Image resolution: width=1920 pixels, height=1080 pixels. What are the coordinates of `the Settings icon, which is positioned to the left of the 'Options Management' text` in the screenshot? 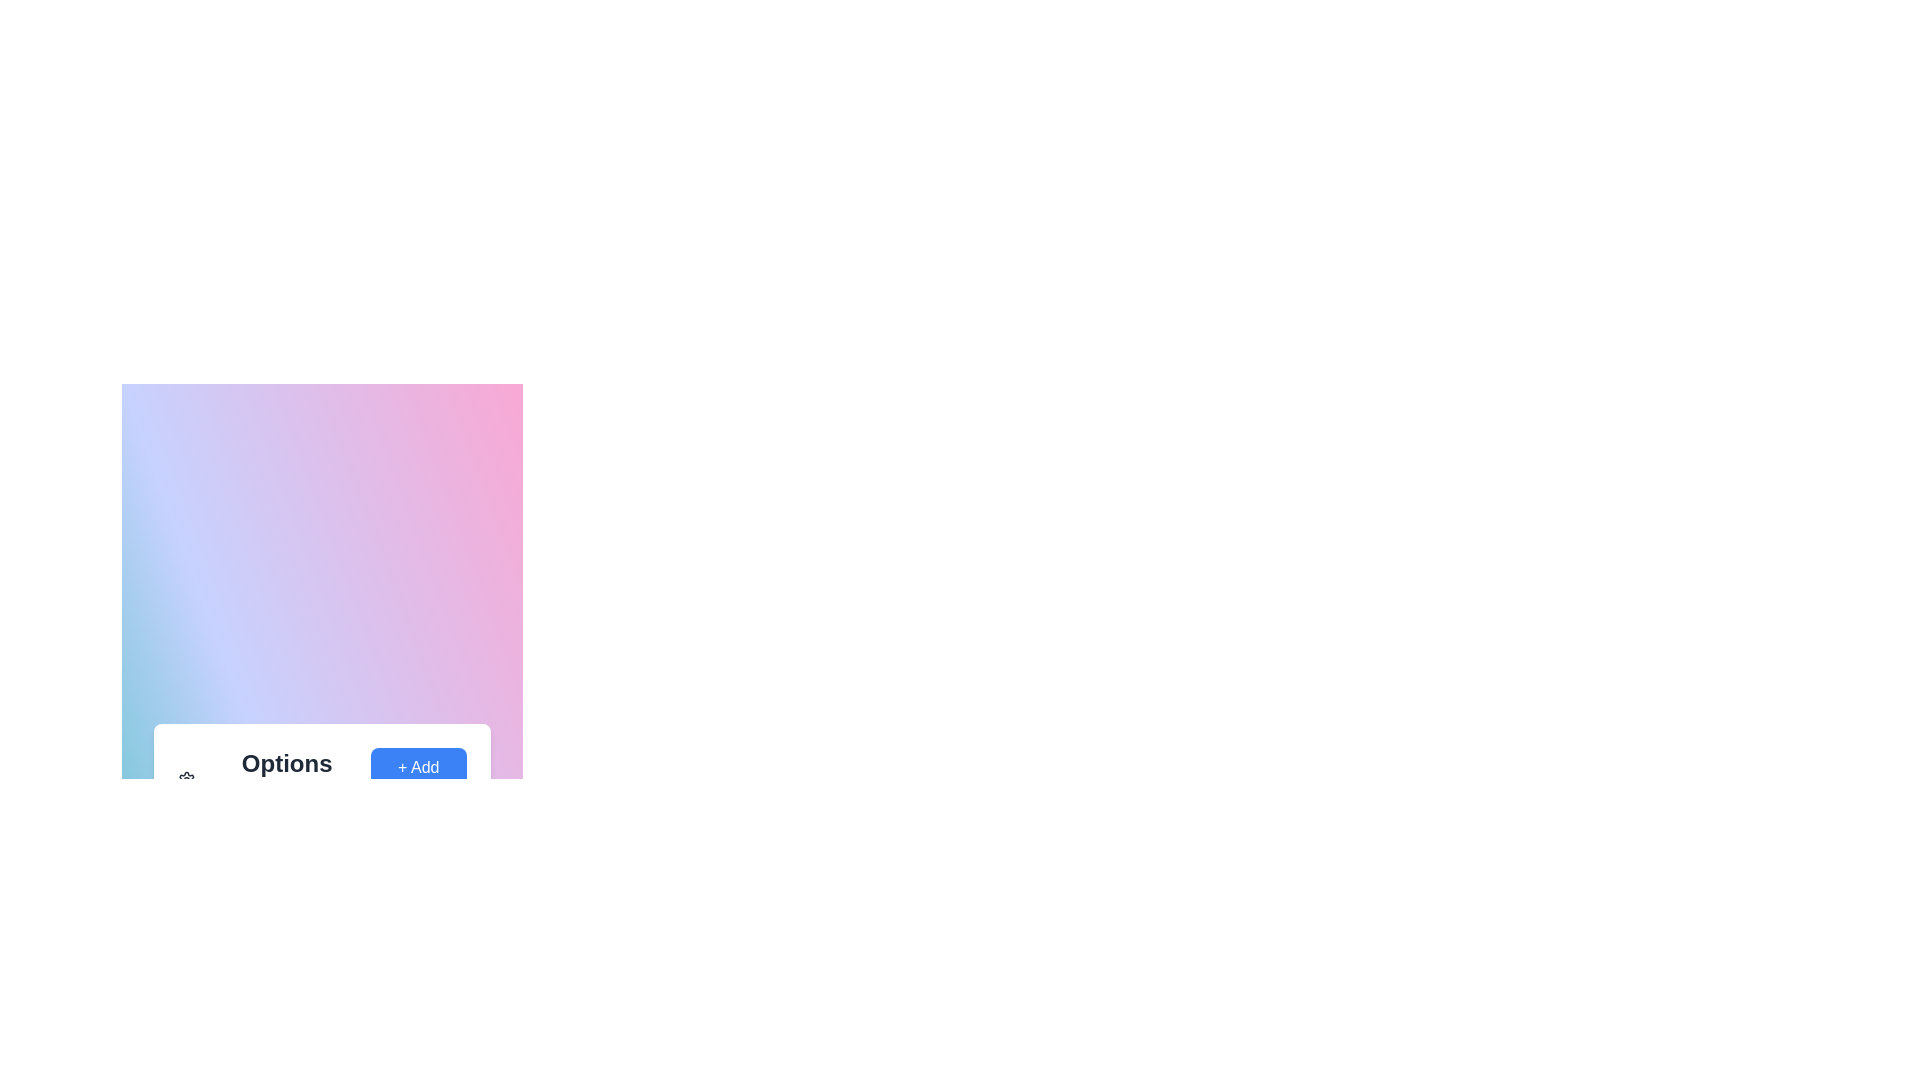 It's located at (186, 778).